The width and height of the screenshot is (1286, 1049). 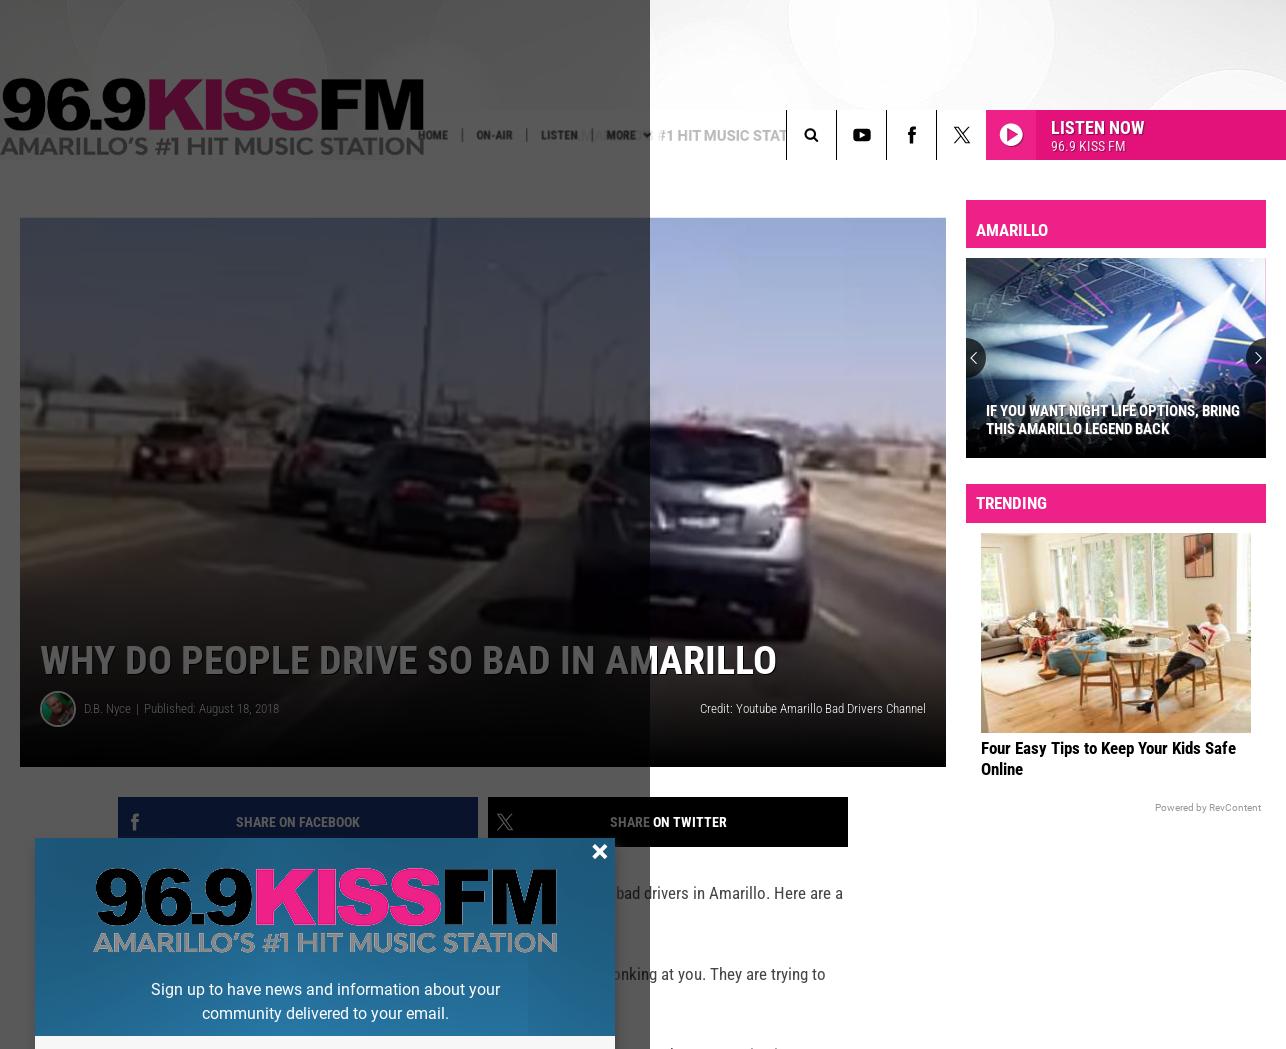 What do you see at coordinates (608, 853) in the screenshot?
I see `'Share on Twitter'` at bounding box center [608, 853].